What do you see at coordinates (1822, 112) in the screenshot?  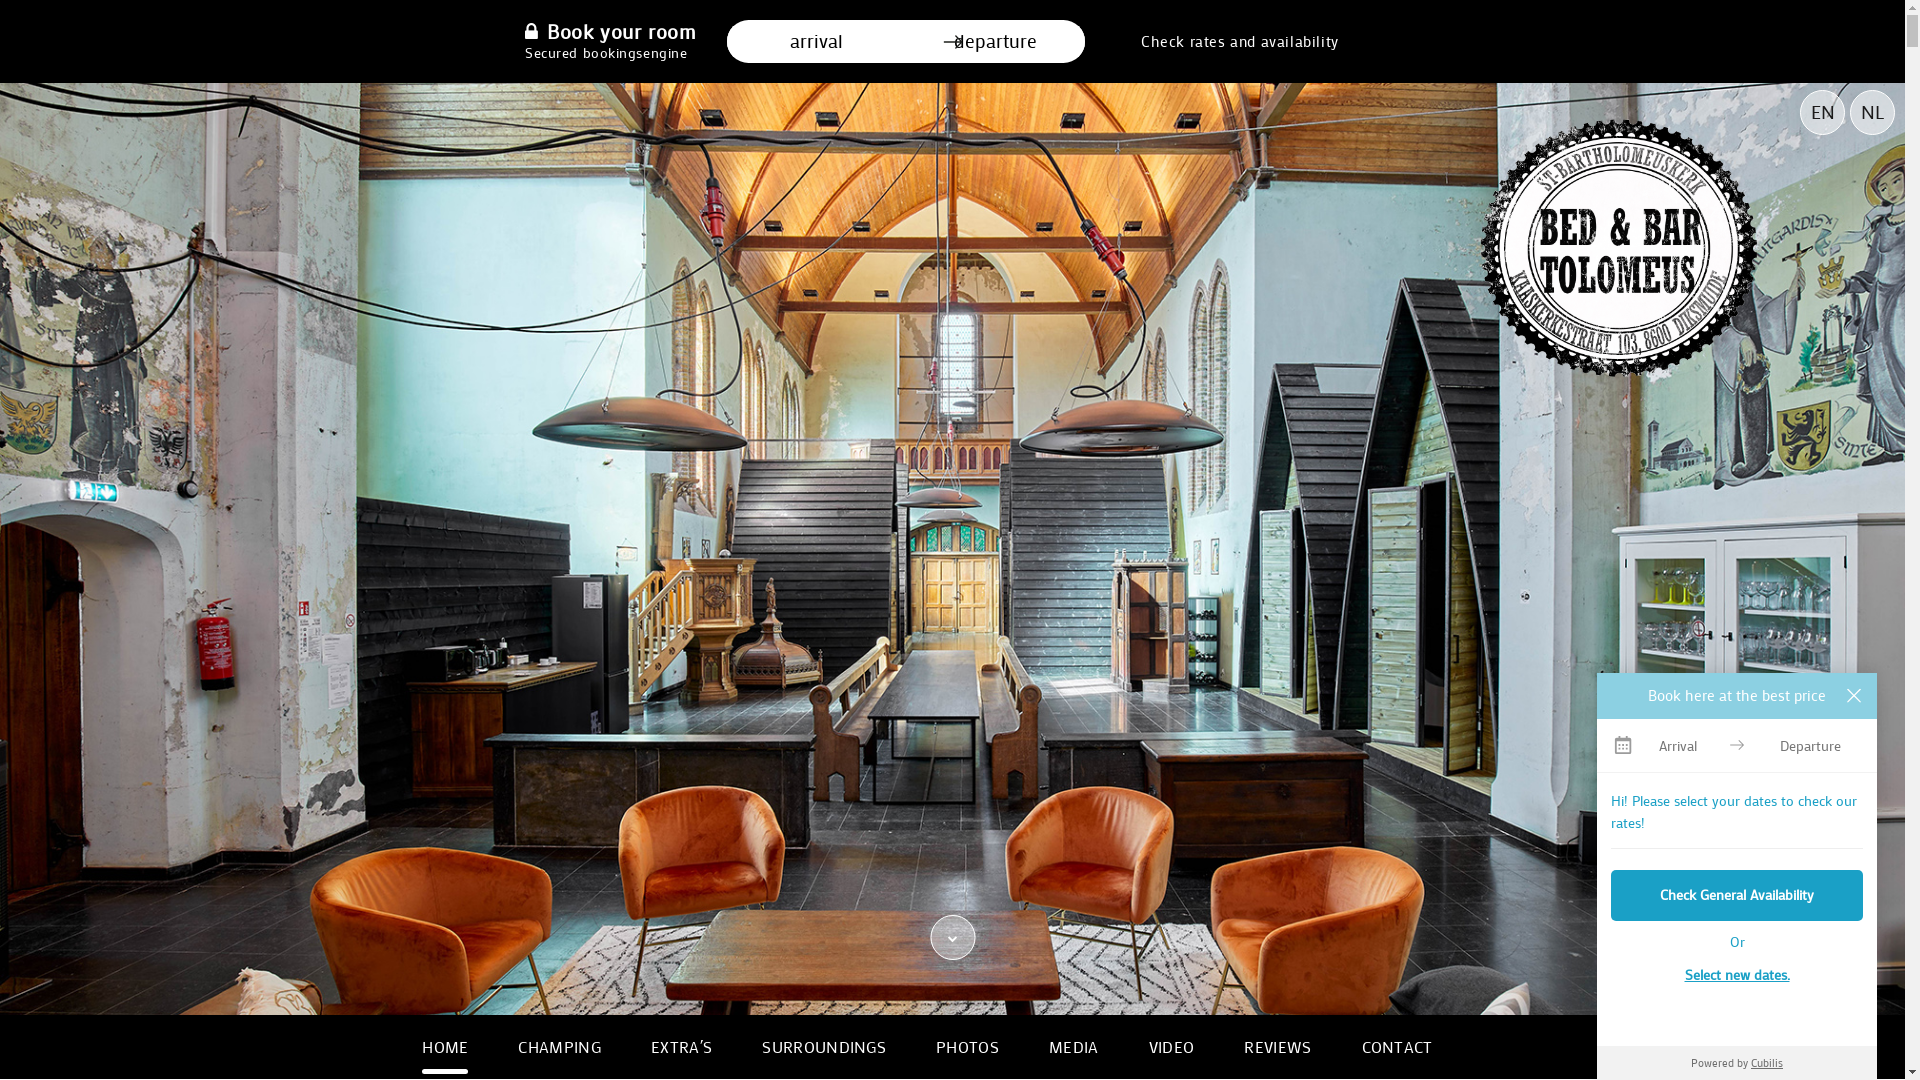 I see `'EN'` at bounding box center [1822, 112].